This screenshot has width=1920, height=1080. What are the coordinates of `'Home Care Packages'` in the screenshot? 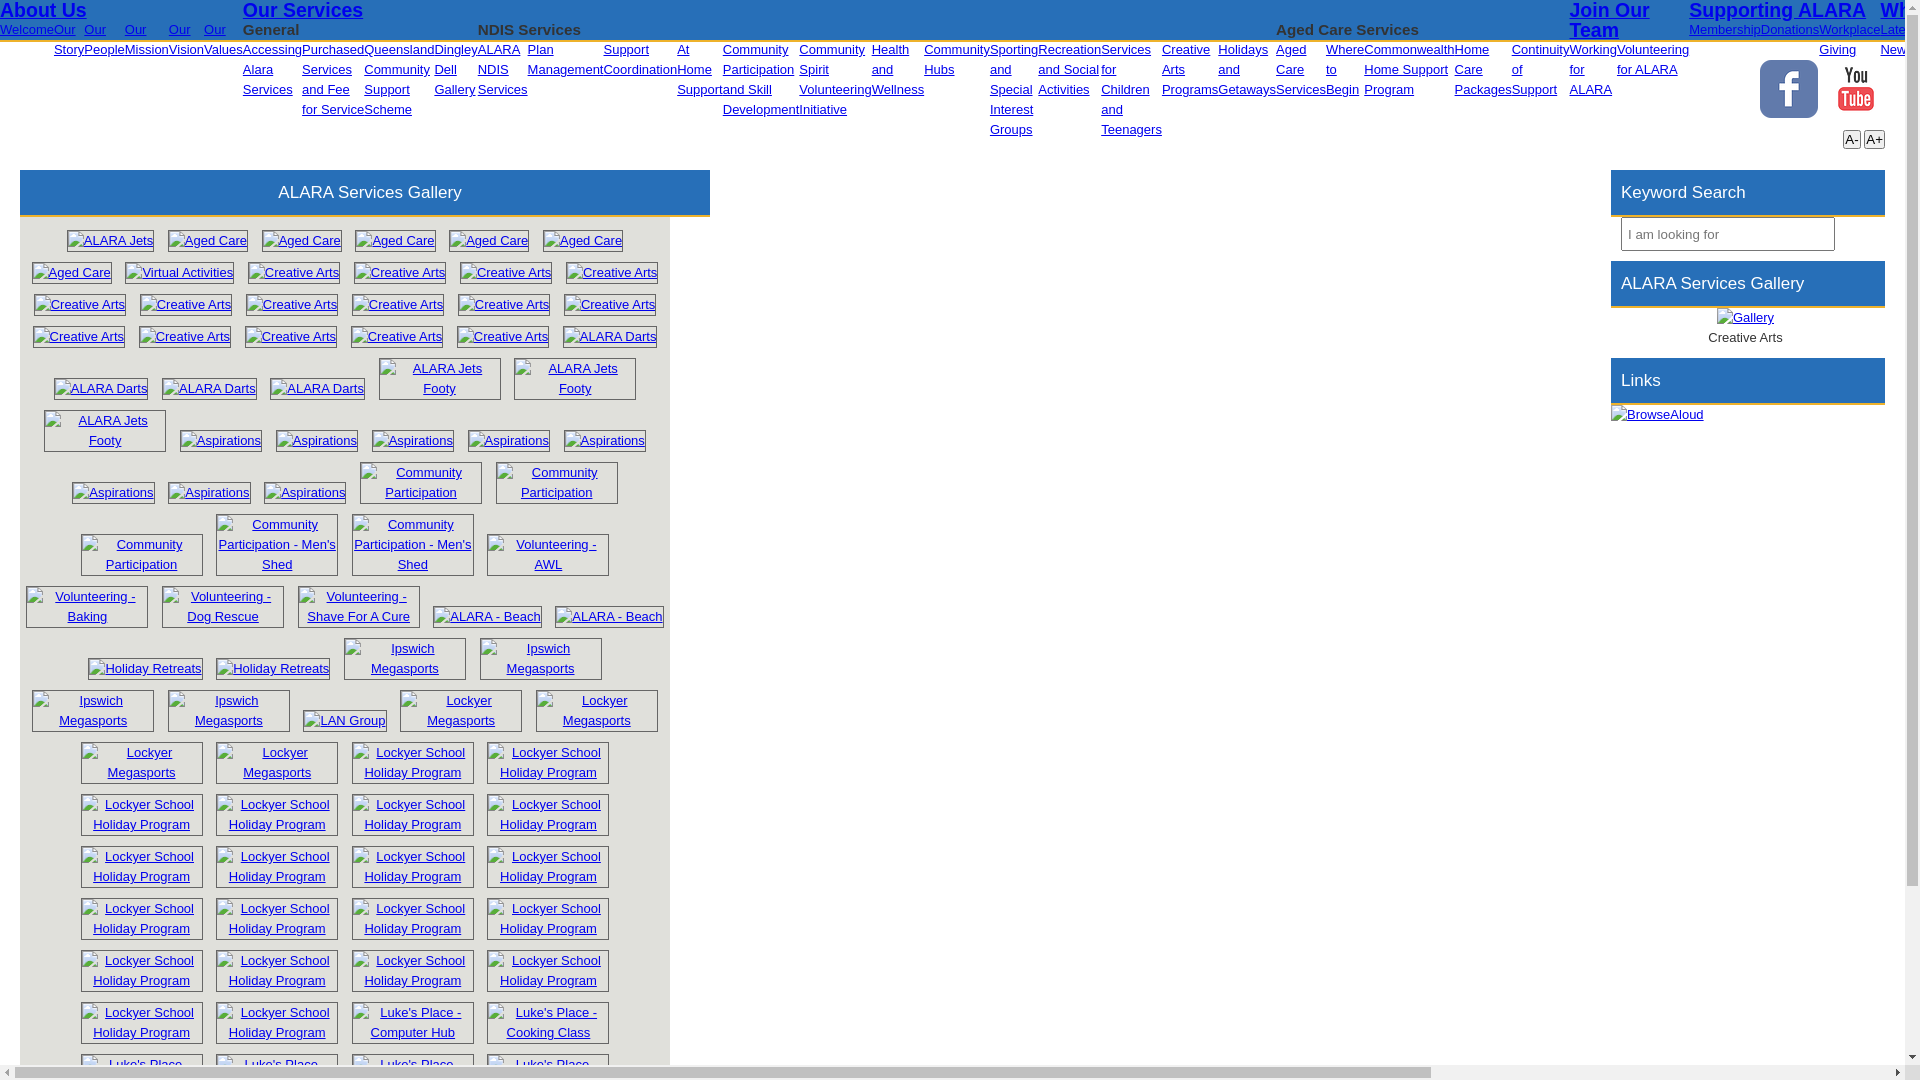 It's located at (1483, 68).